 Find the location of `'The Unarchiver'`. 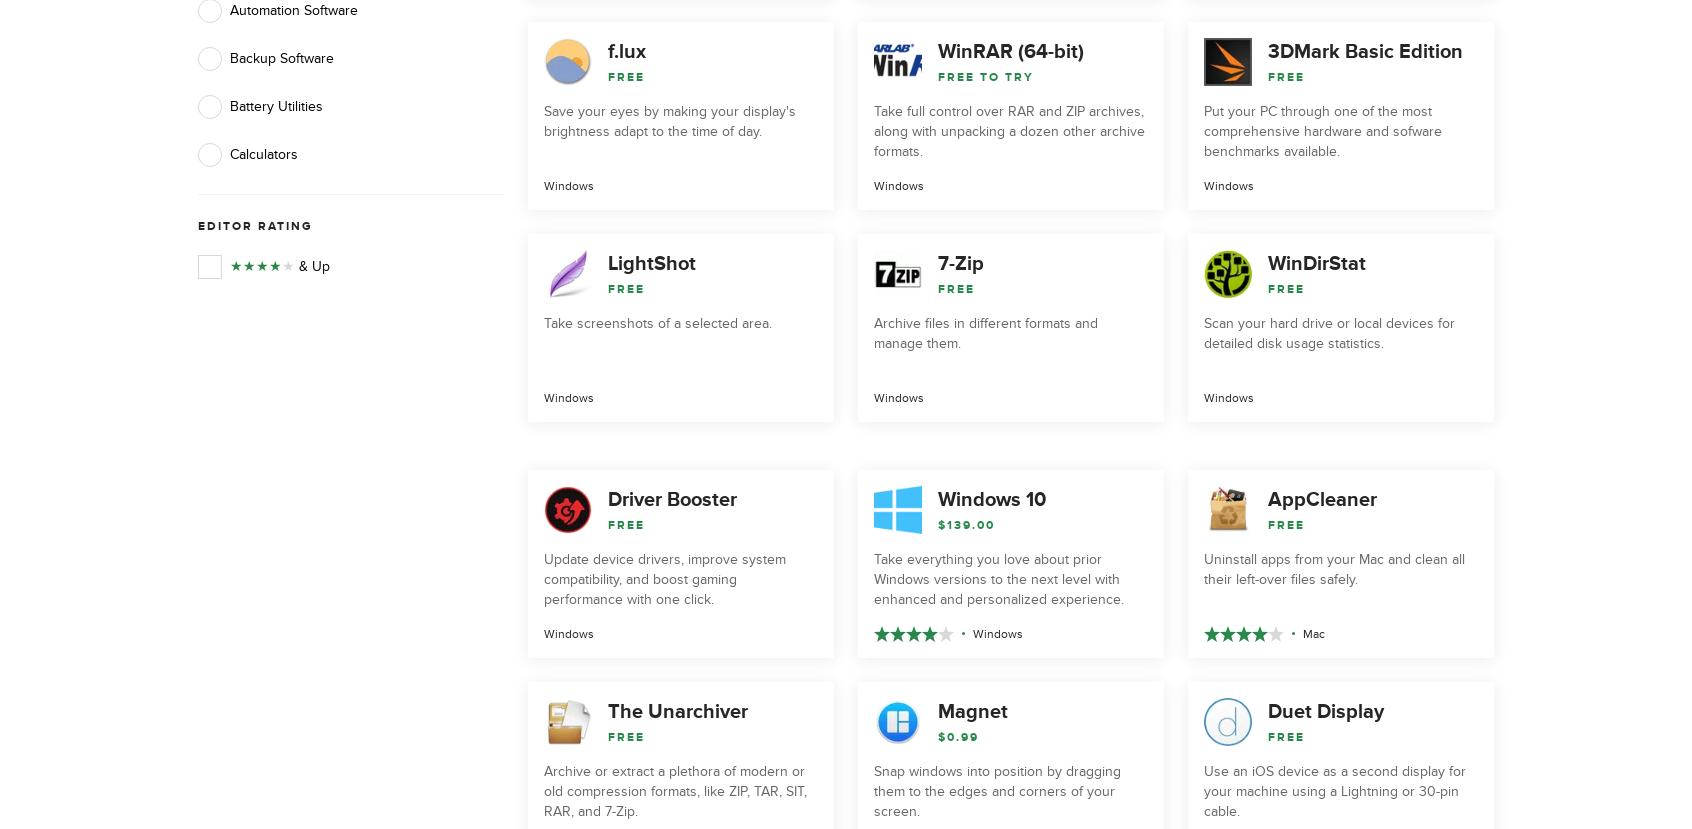

'The Unarchiver' is located at coordinates (606, 711).